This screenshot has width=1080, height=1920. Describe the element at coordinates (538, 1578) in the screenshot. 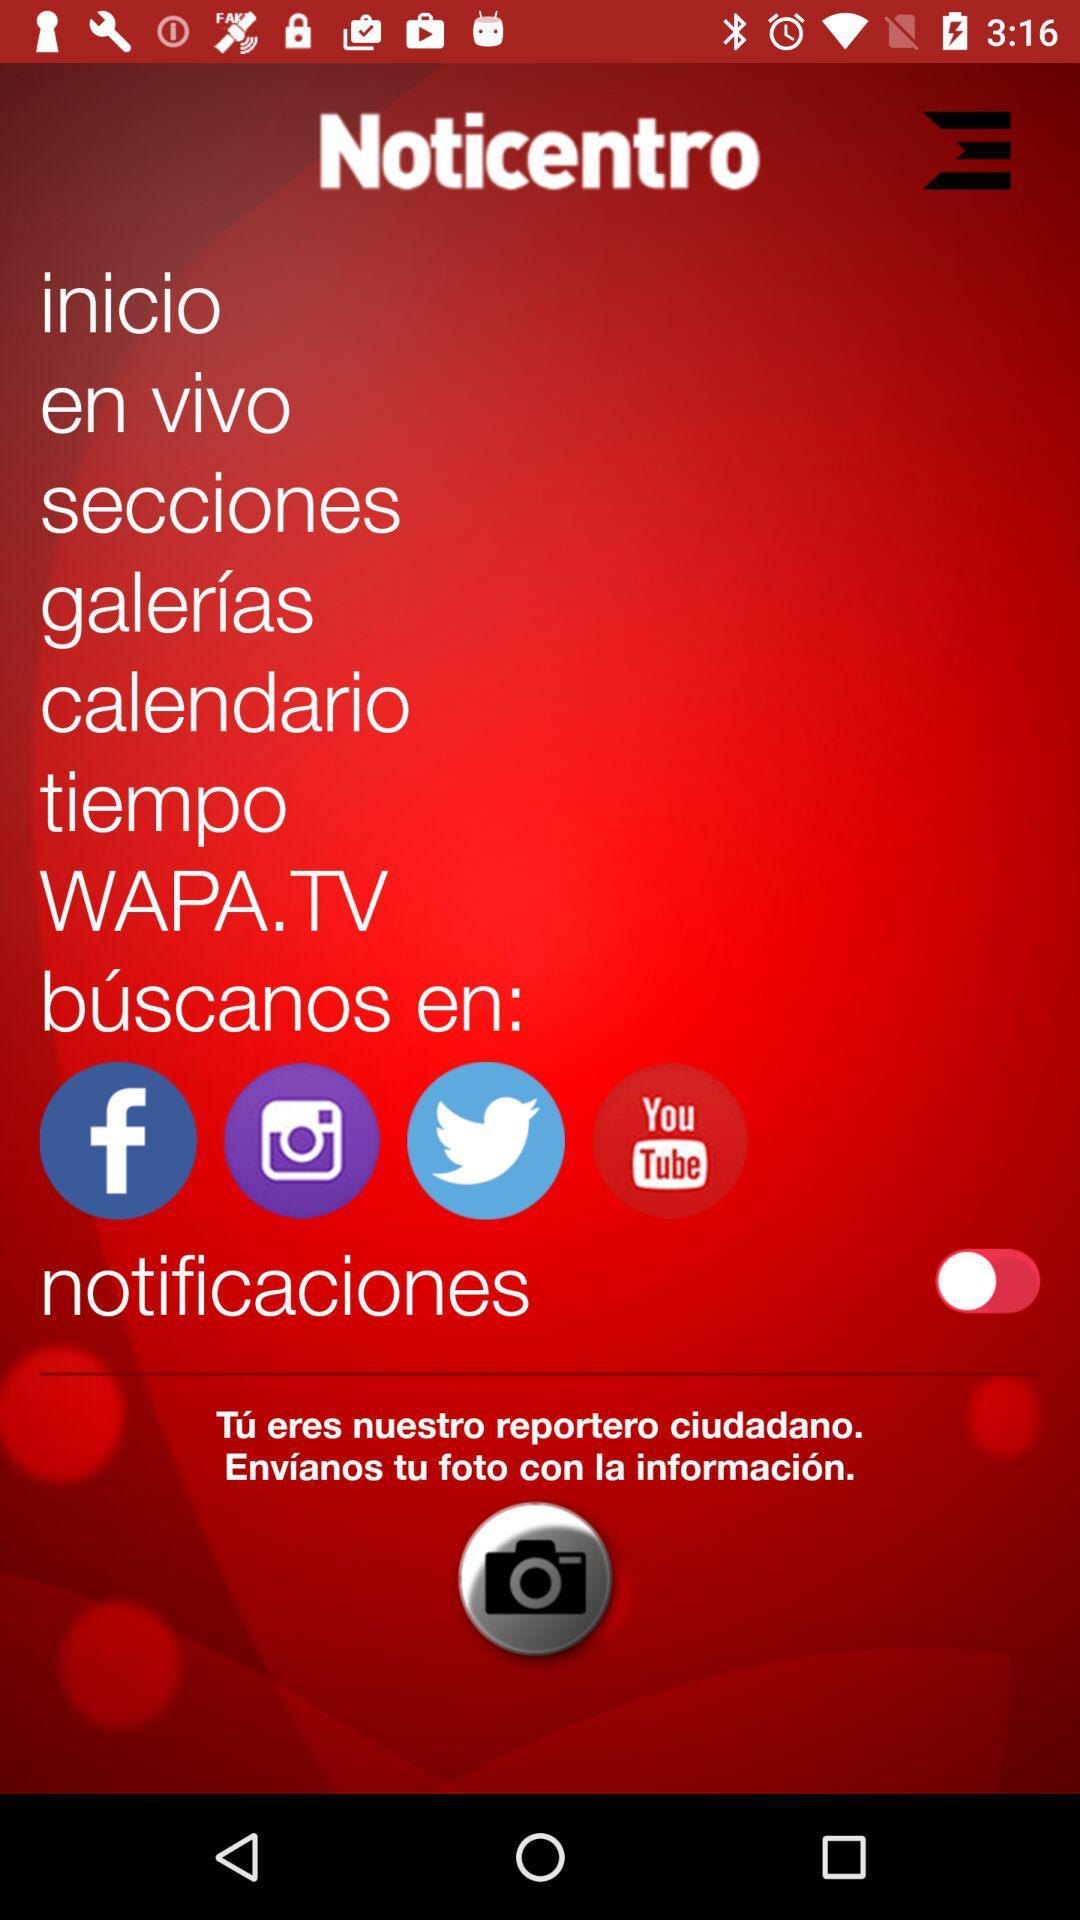

I see `the photo icon` at that location.